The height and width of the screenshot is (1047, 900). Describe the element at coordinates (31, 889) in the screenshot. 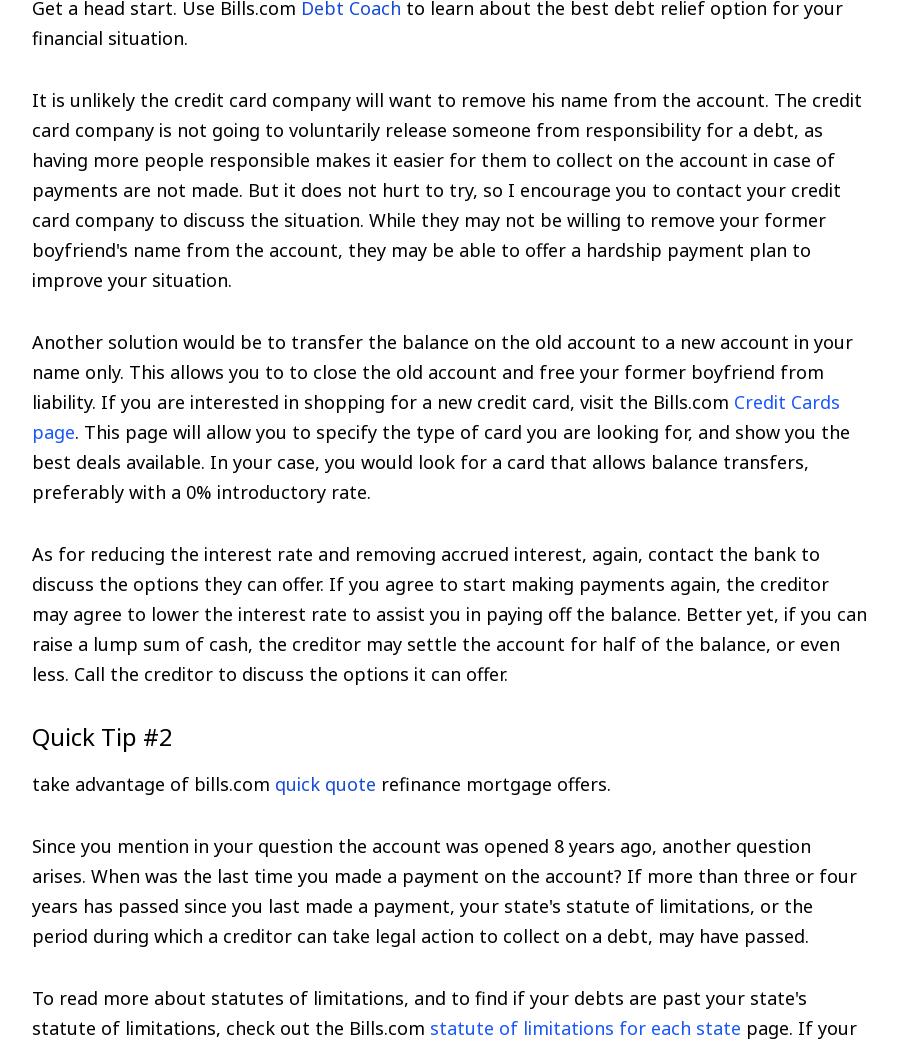

I see `'Since you mention in your question the account was opened 8 years ago, another question arises. When was the last time you made a payment on the account? If more than three or four years has passed since you last made a payment, your state's statute of limitations, or the period during which a creditor can take legal action to collect on a debt, may have passed.'` at that location.